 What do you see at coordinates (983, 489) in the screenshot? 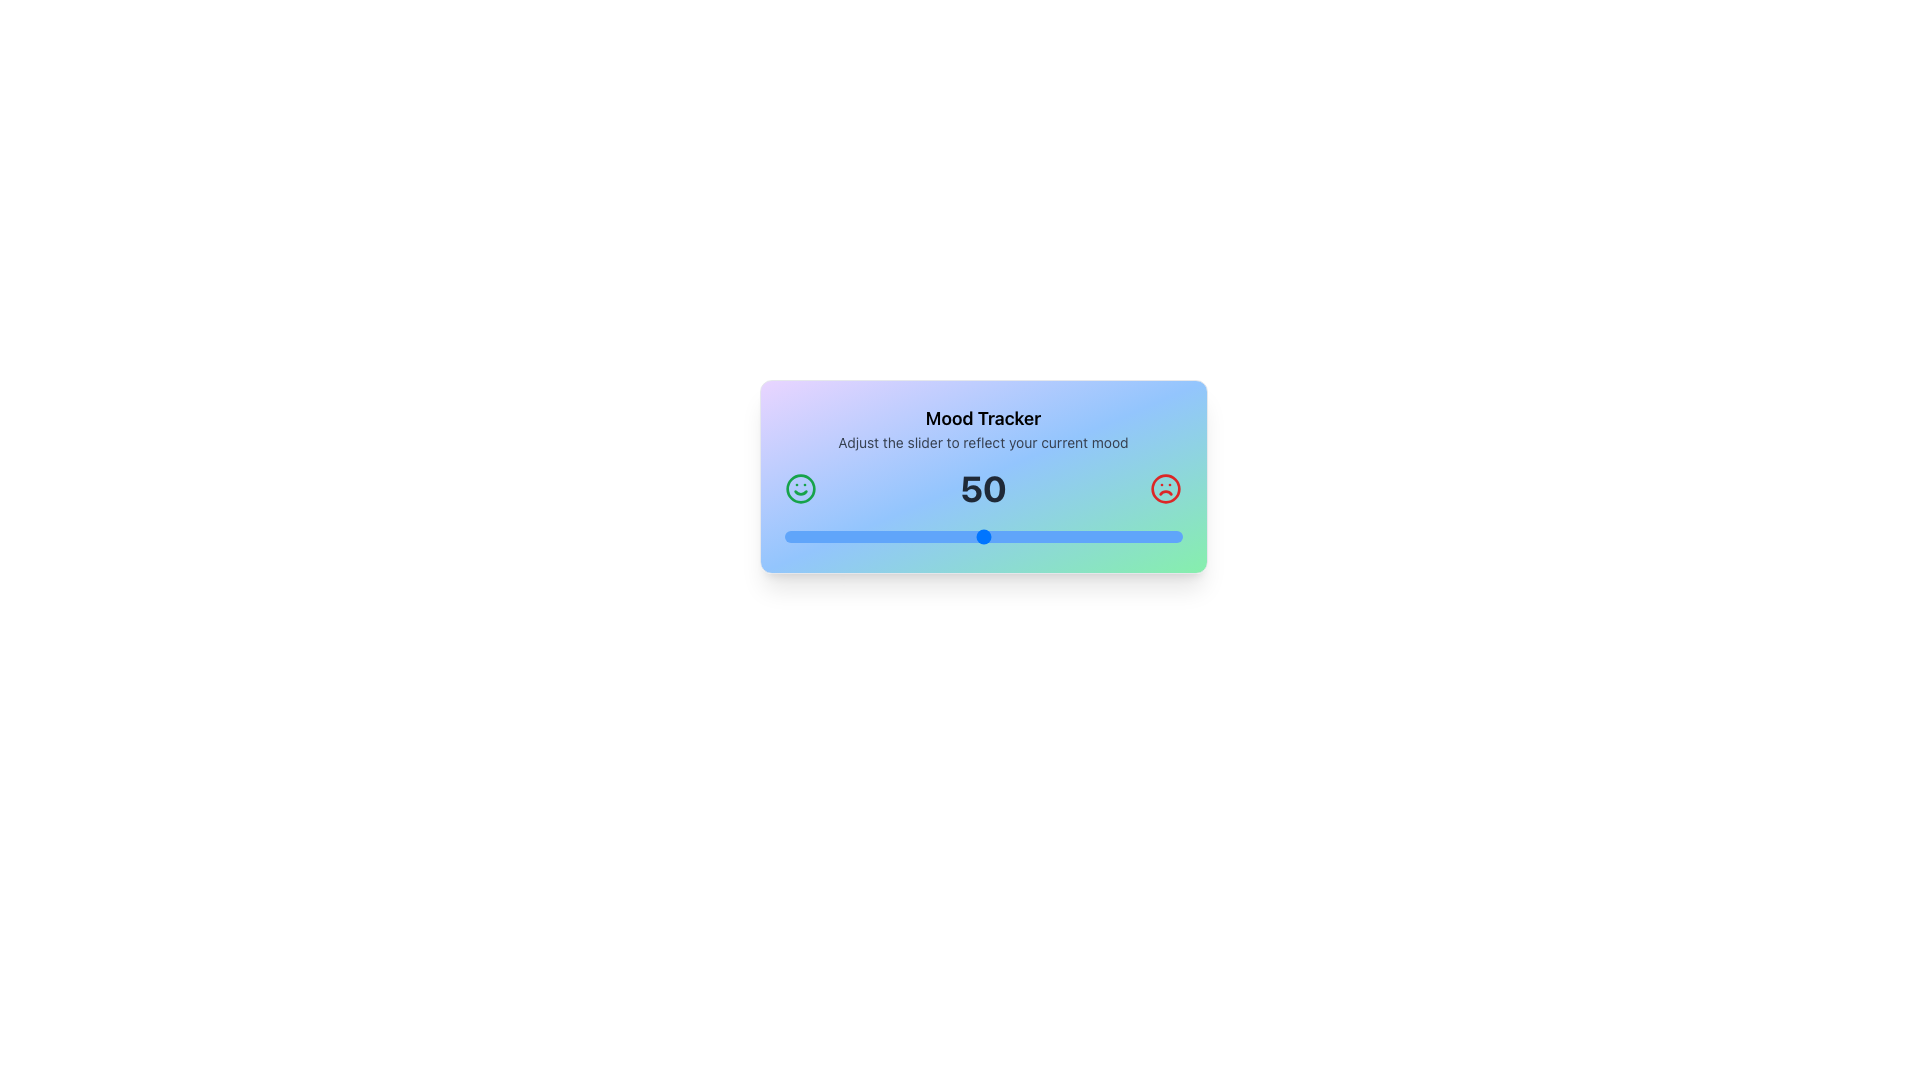
I see `the Text Display element in the Mood Tracker card to focus attention on it, which provides immediate numerical feedback for the selected mood value` at bounding box center [983, 489].